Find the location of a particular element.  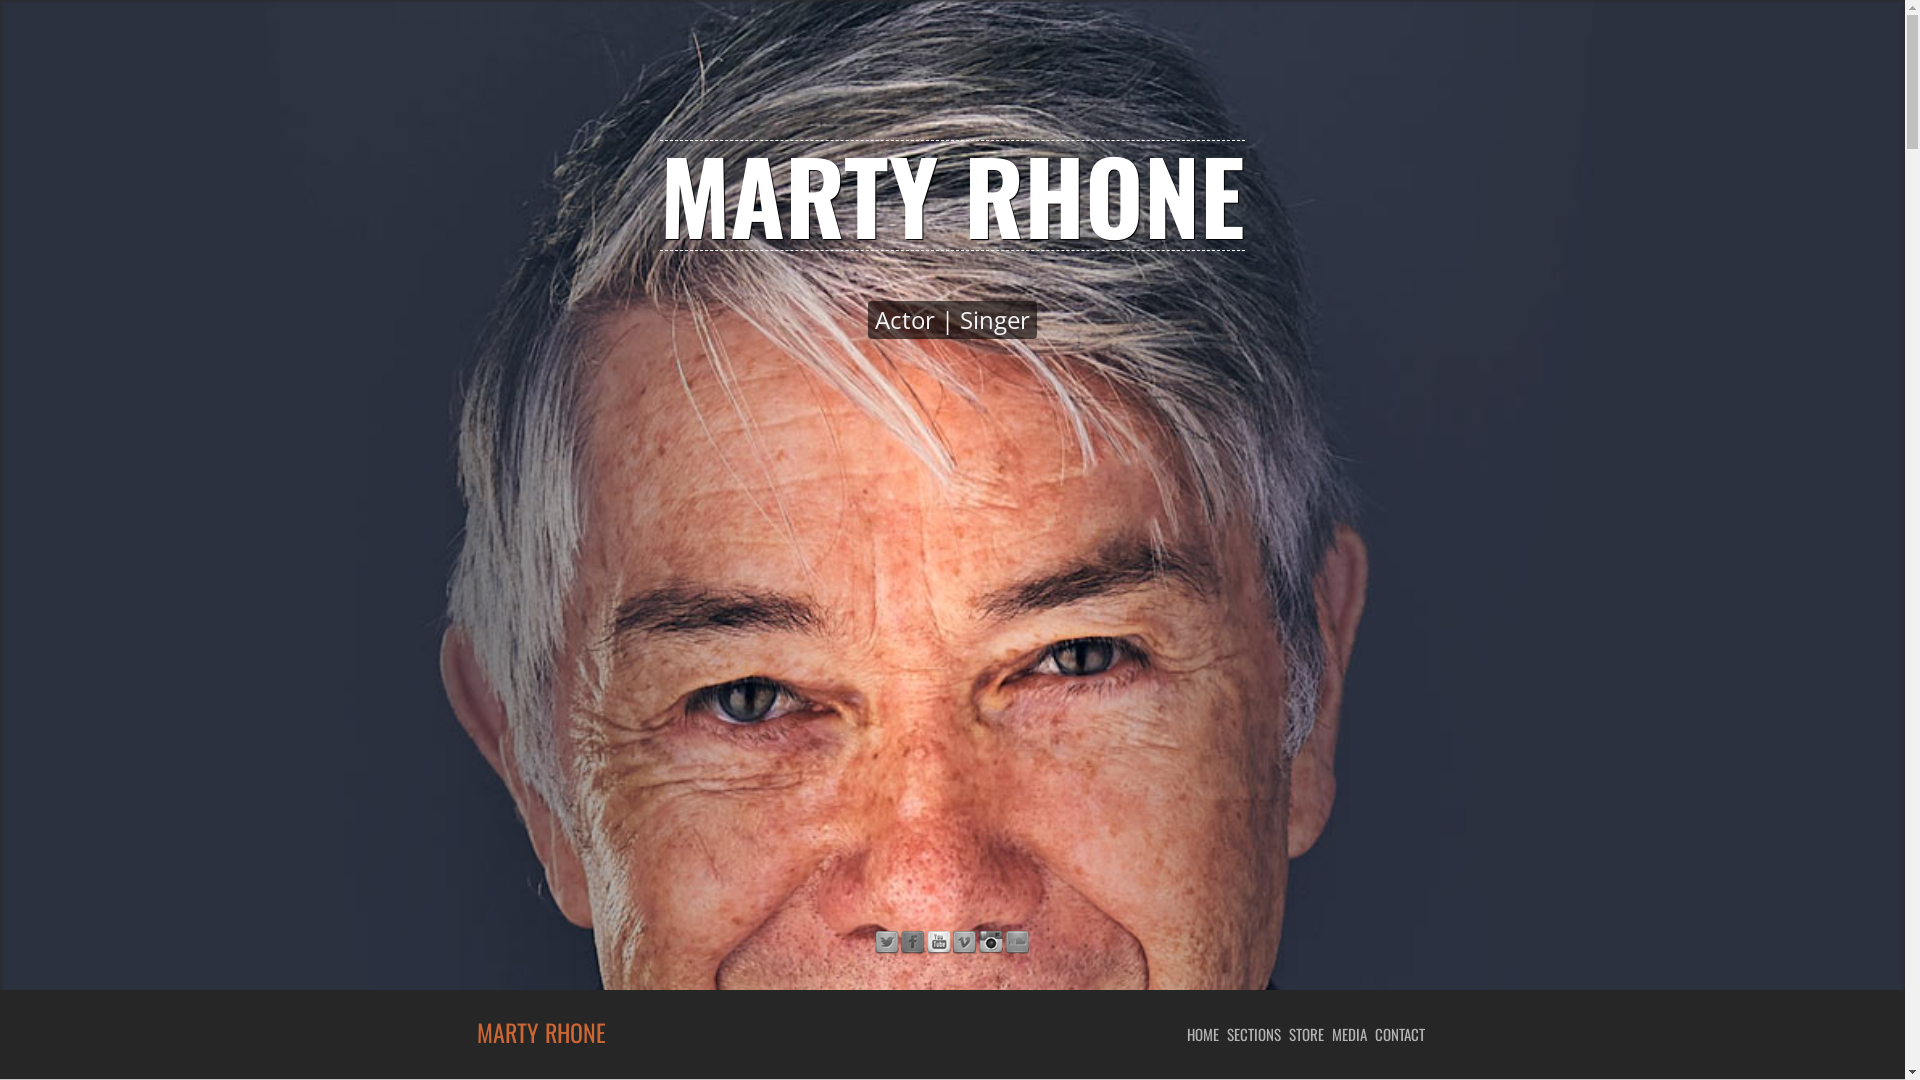

'CONTACT' is located at coordinates (1401, 1033).